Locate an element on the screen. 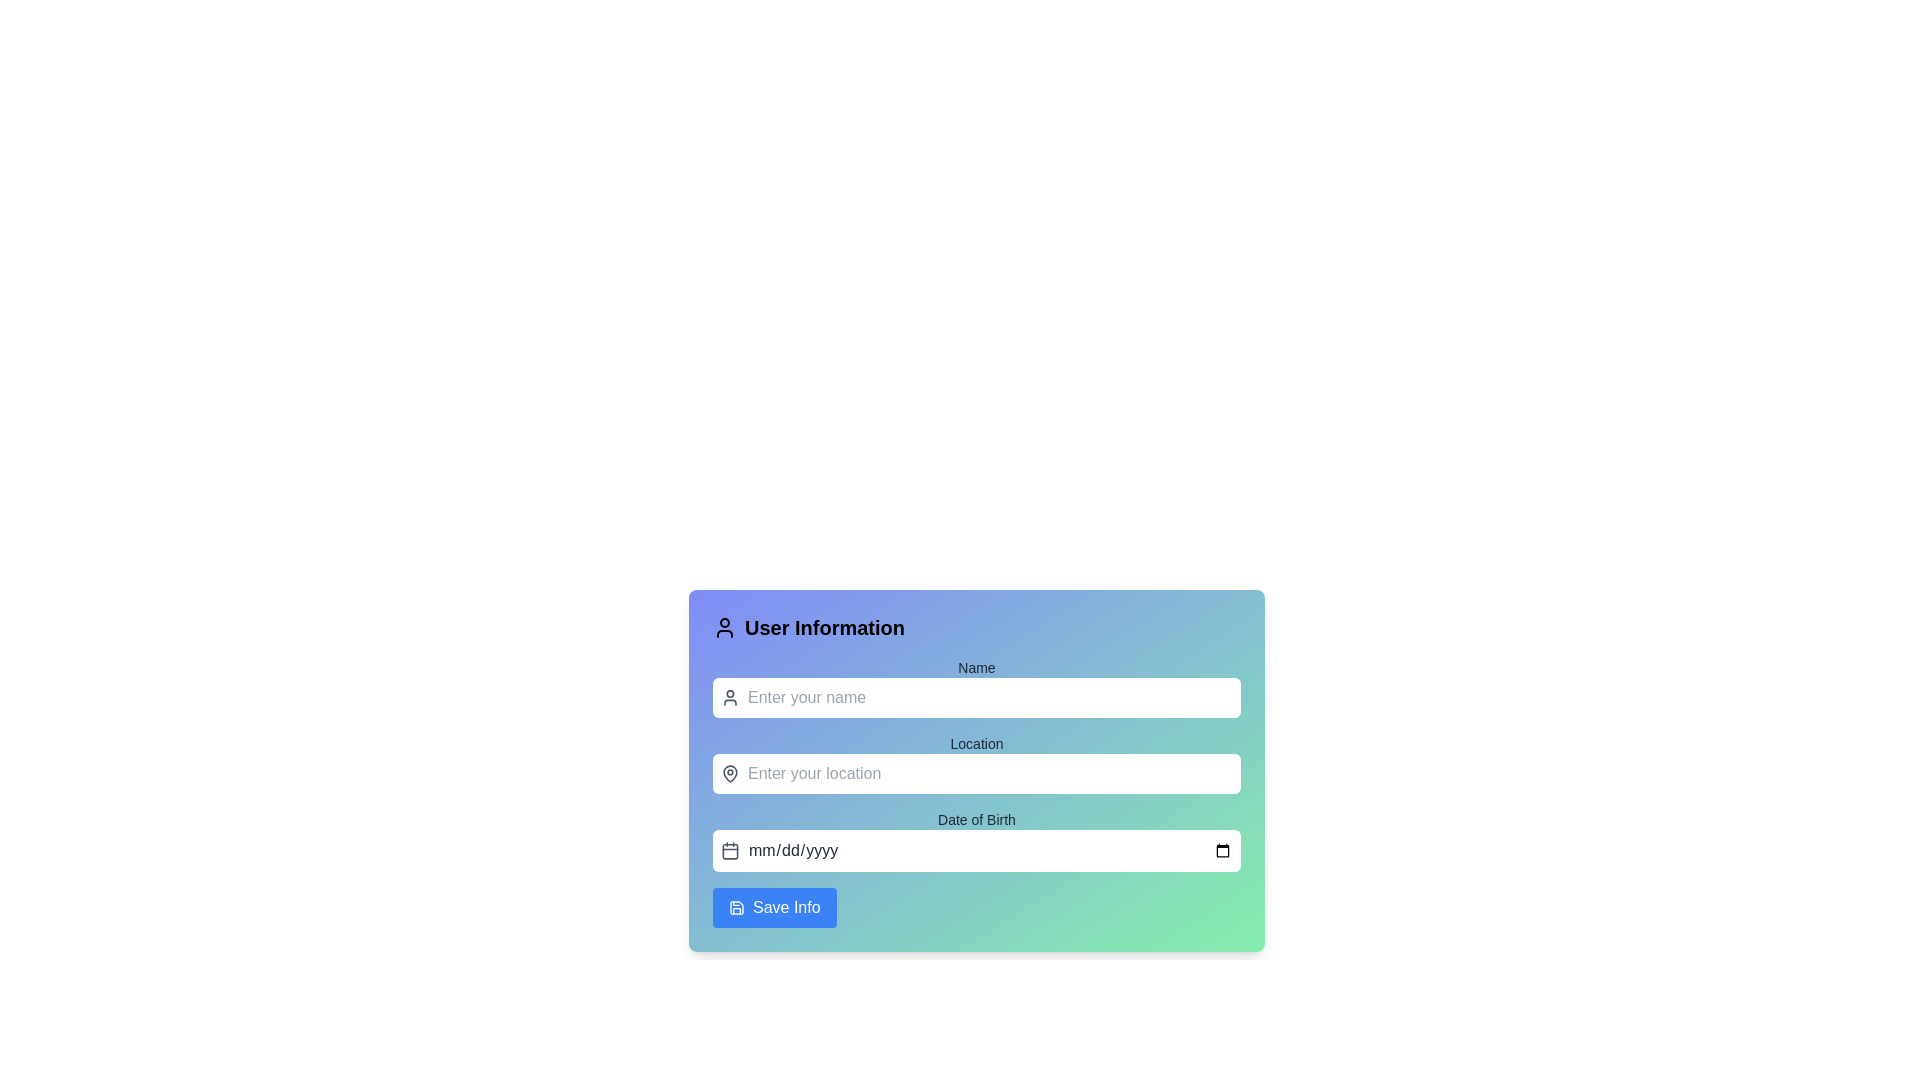 The width and height of the screenshot is (1920, 1080). the calendar icon representing the date field in the 'Date of Birth' section of the form is located at coordinates (729, 851).